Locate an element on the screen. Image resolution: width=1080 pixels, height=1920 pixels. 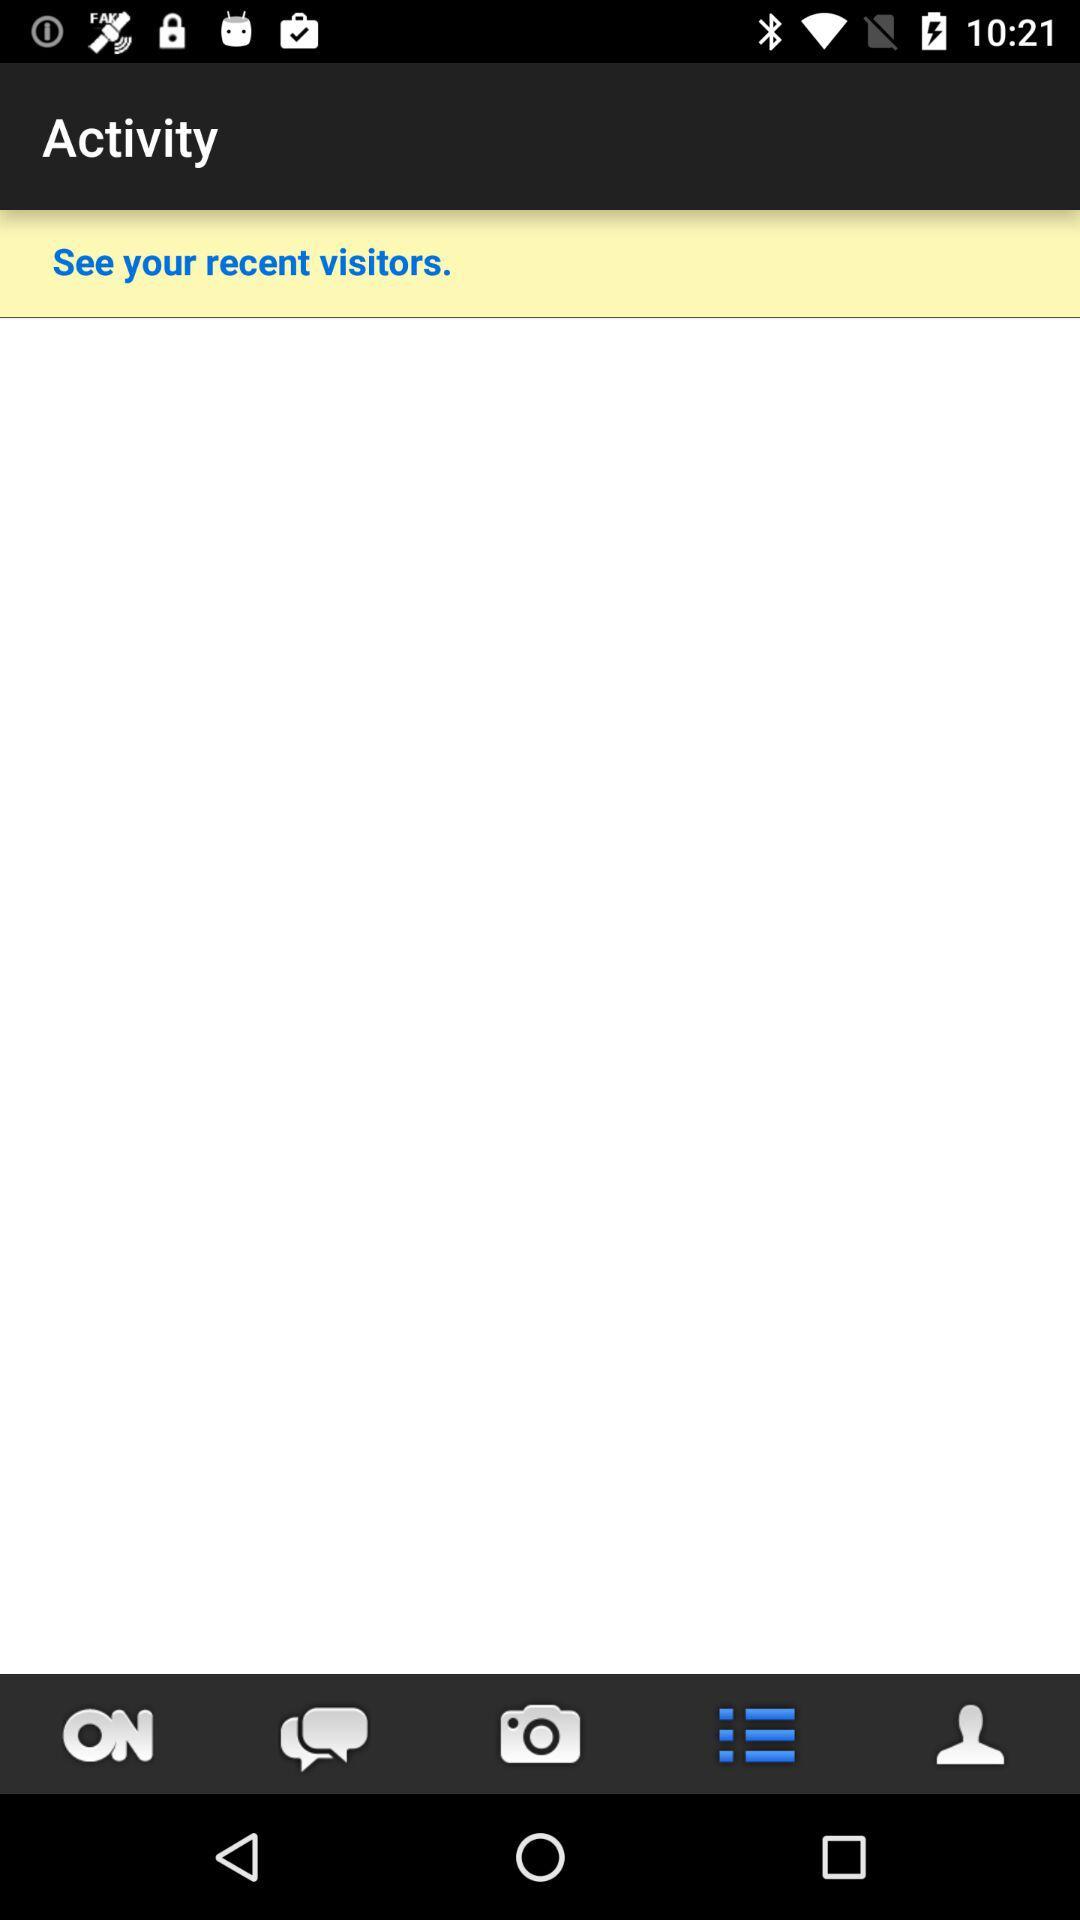
newsfeed is located at coordinates (756, 1733).